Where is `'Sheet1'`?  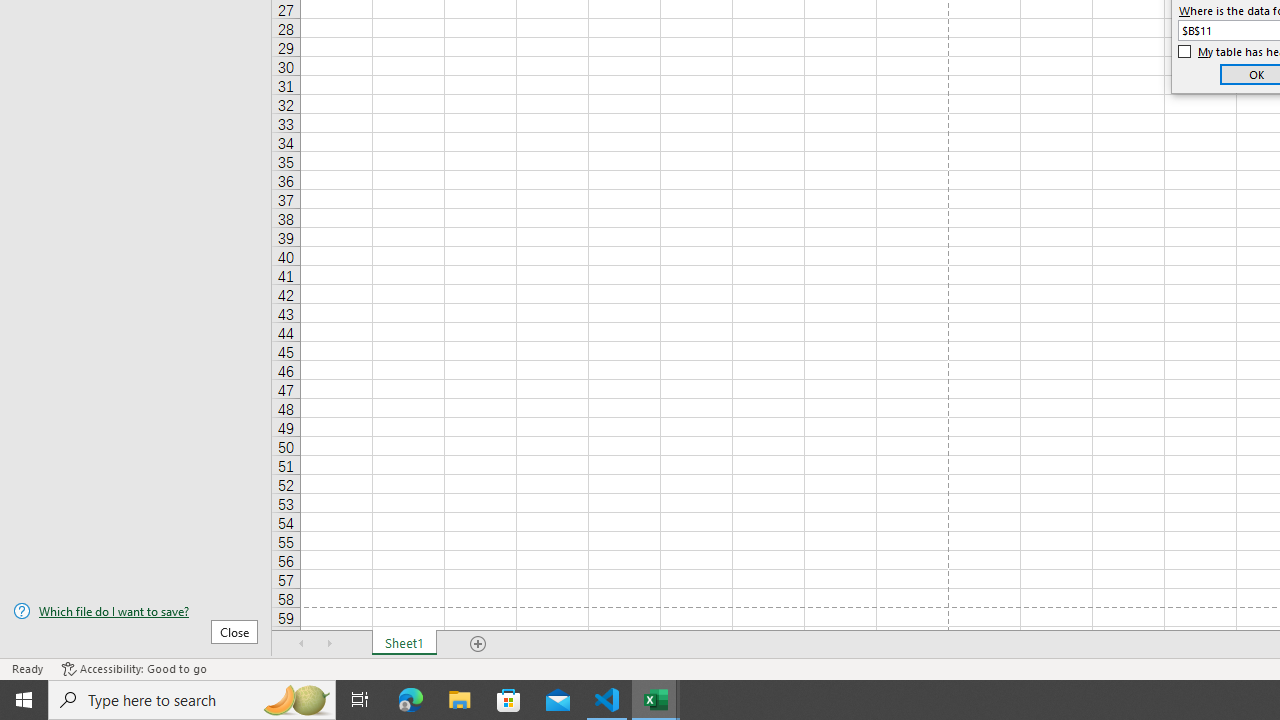
'Sheet1' is located at coordinates (403, 644).